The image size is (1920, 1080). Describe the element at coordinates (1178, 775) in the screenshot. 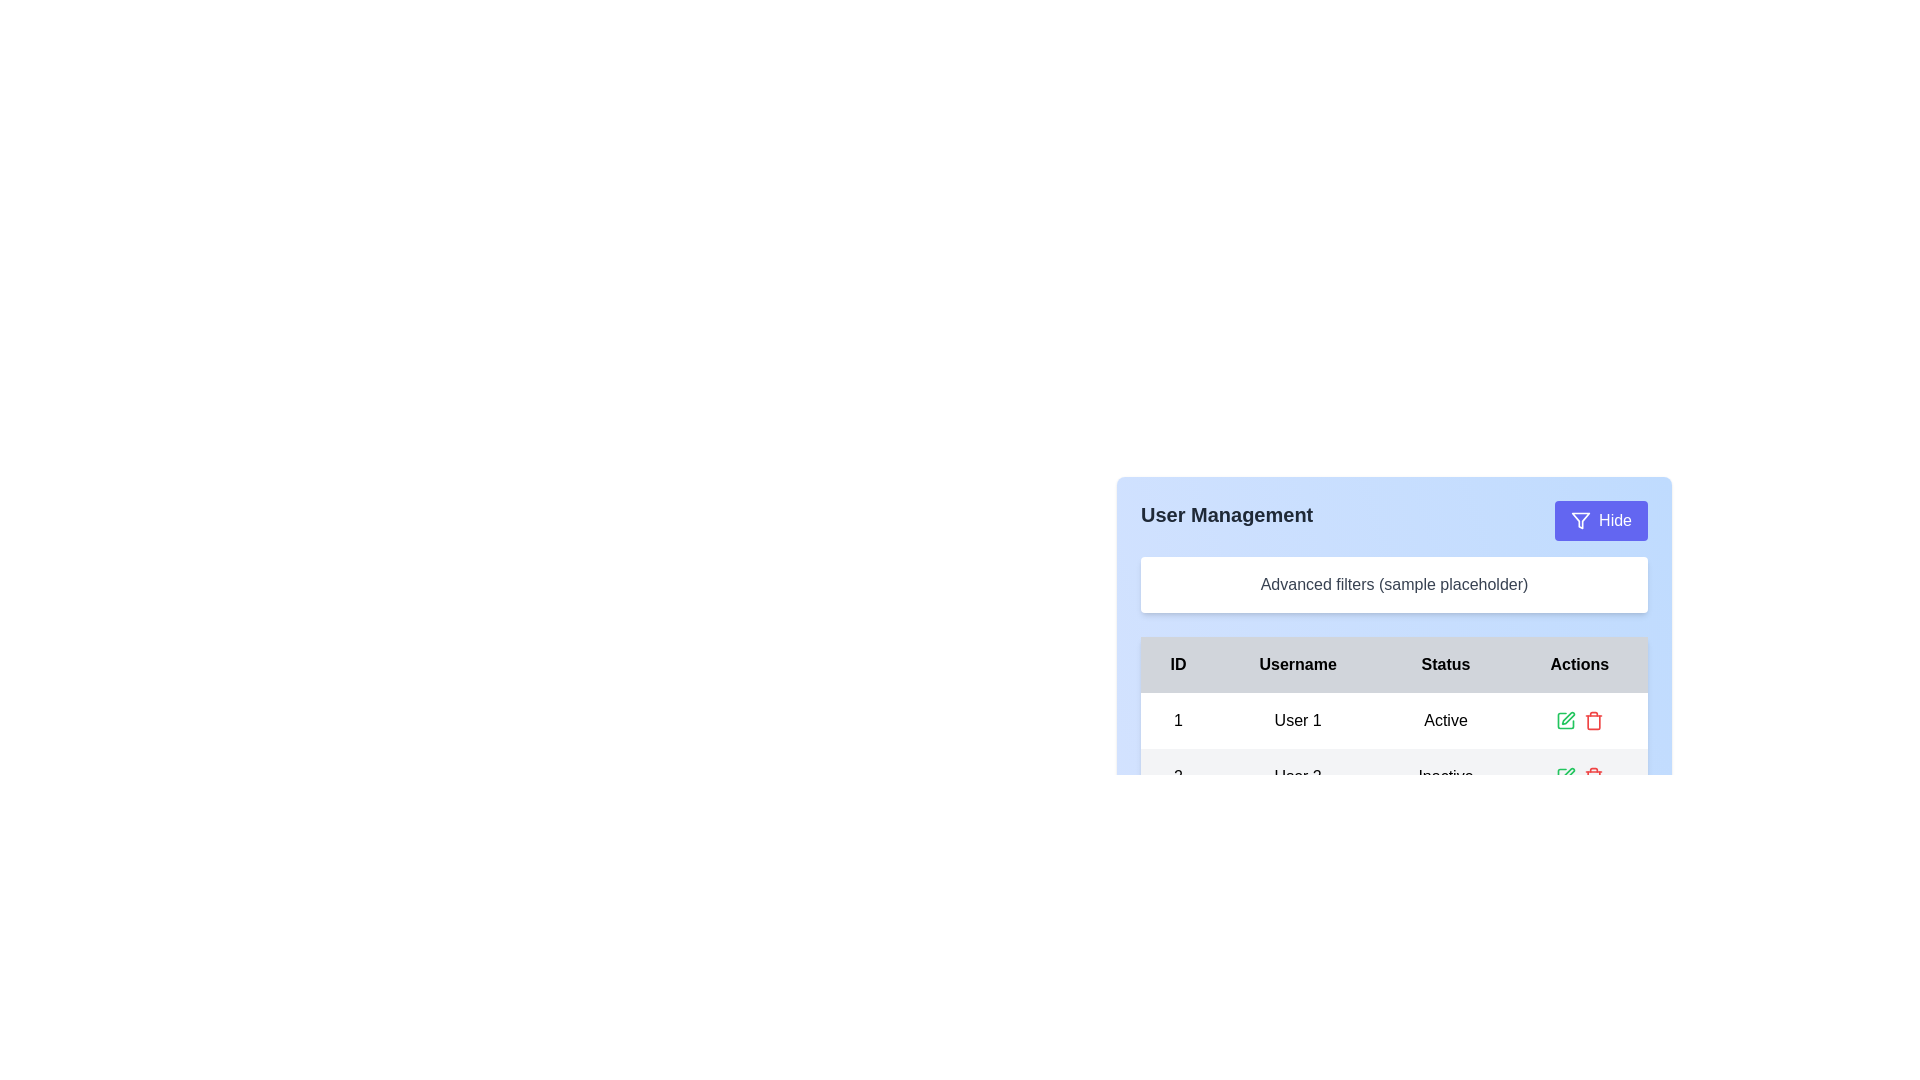

I see `the Text field that serves as a unique identifier for the second user entry (row number) in the 'ID' column of the user management table` at that location.